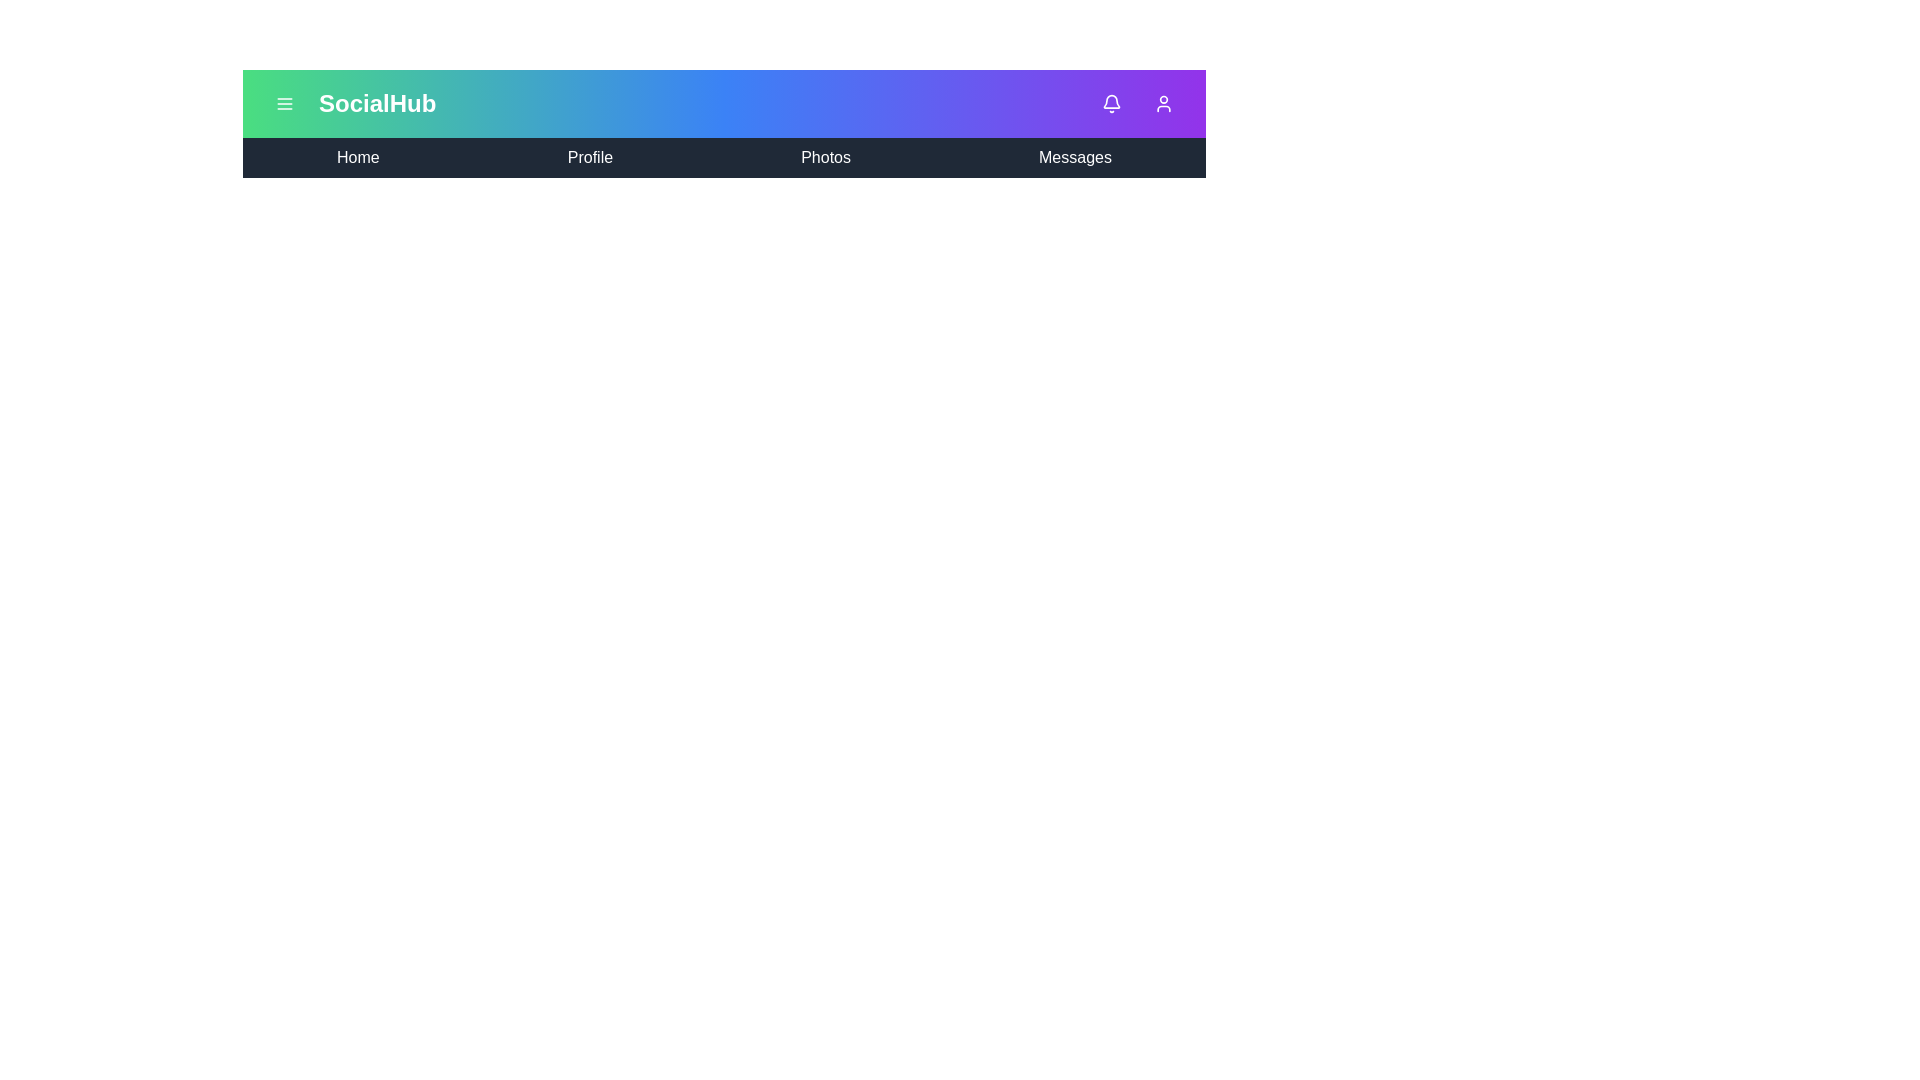 This screenshot has width=1920, height=1080. Describe the element at coordinates (358, 157) in the screenshot. I see `the navigation item Home to see the hover effect` at that location.